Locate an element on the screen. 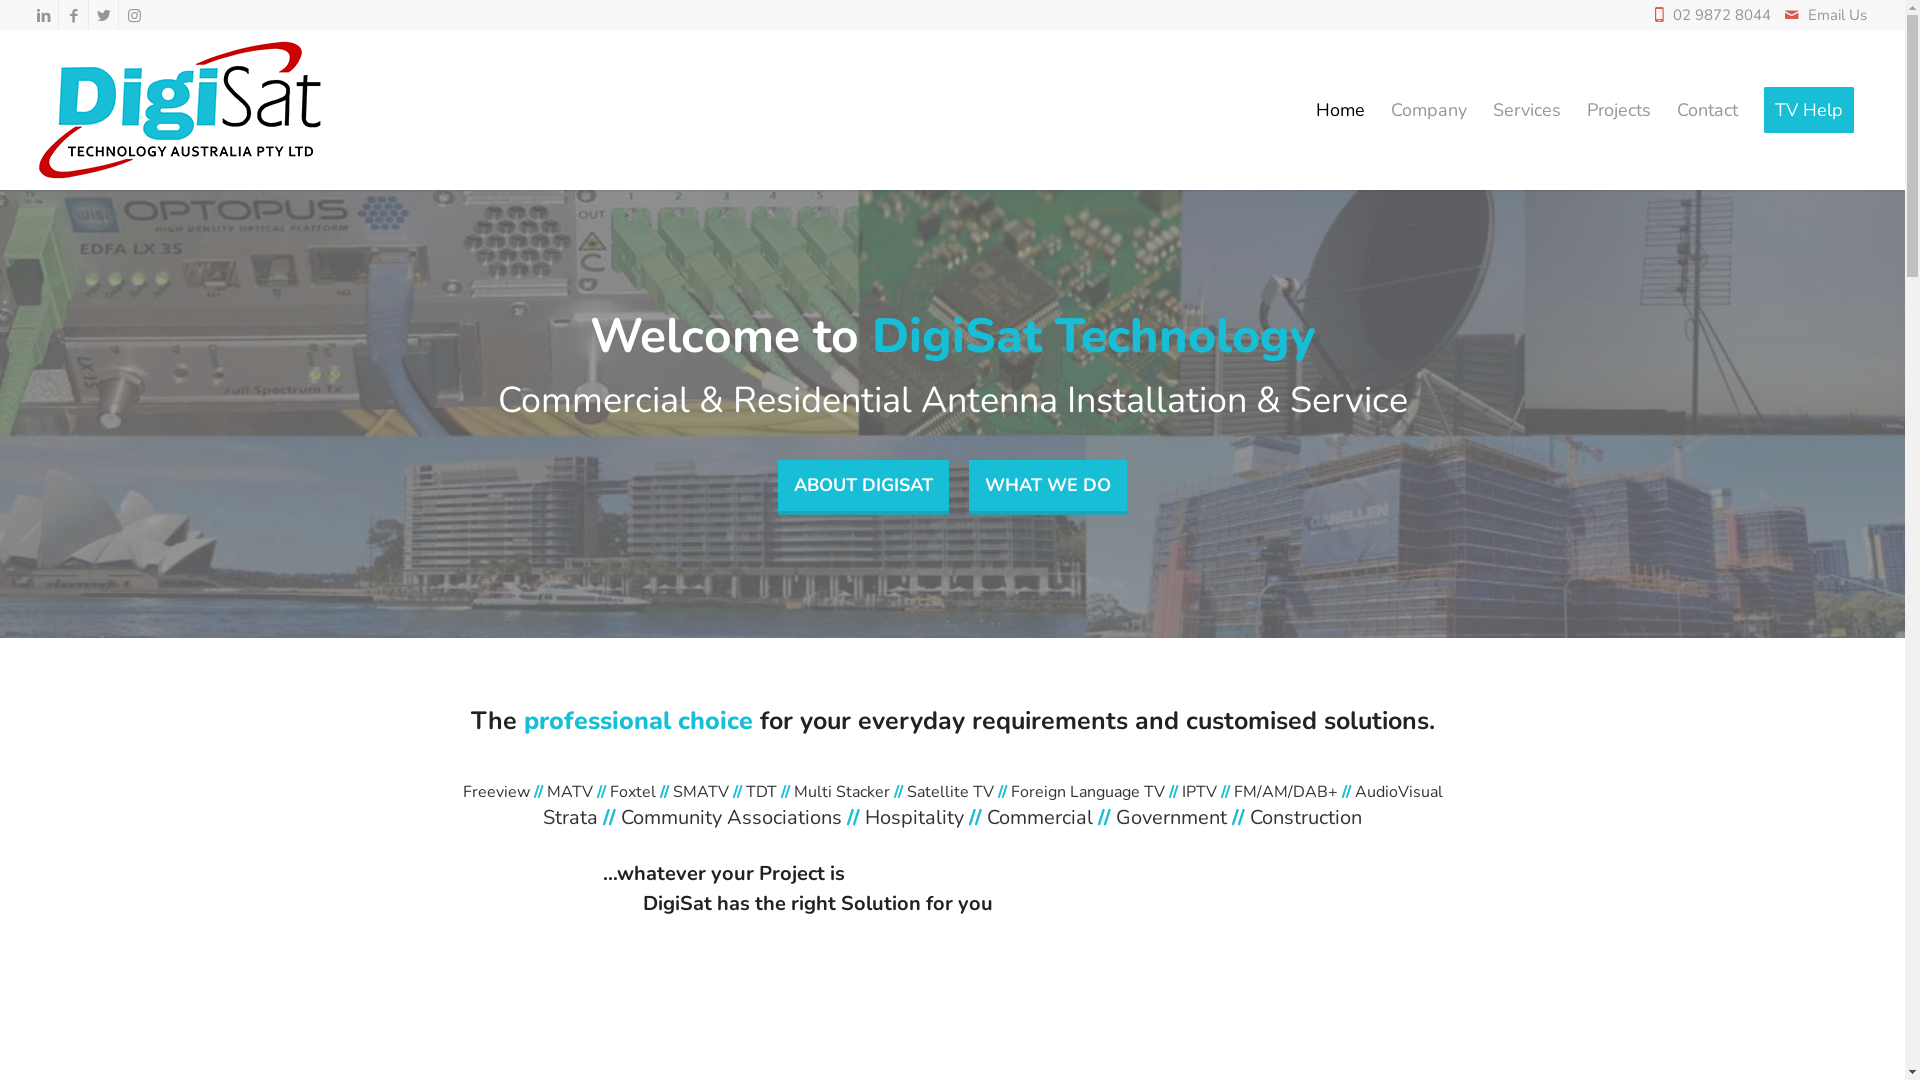  'Services' is located at coordinates (1479, 110).